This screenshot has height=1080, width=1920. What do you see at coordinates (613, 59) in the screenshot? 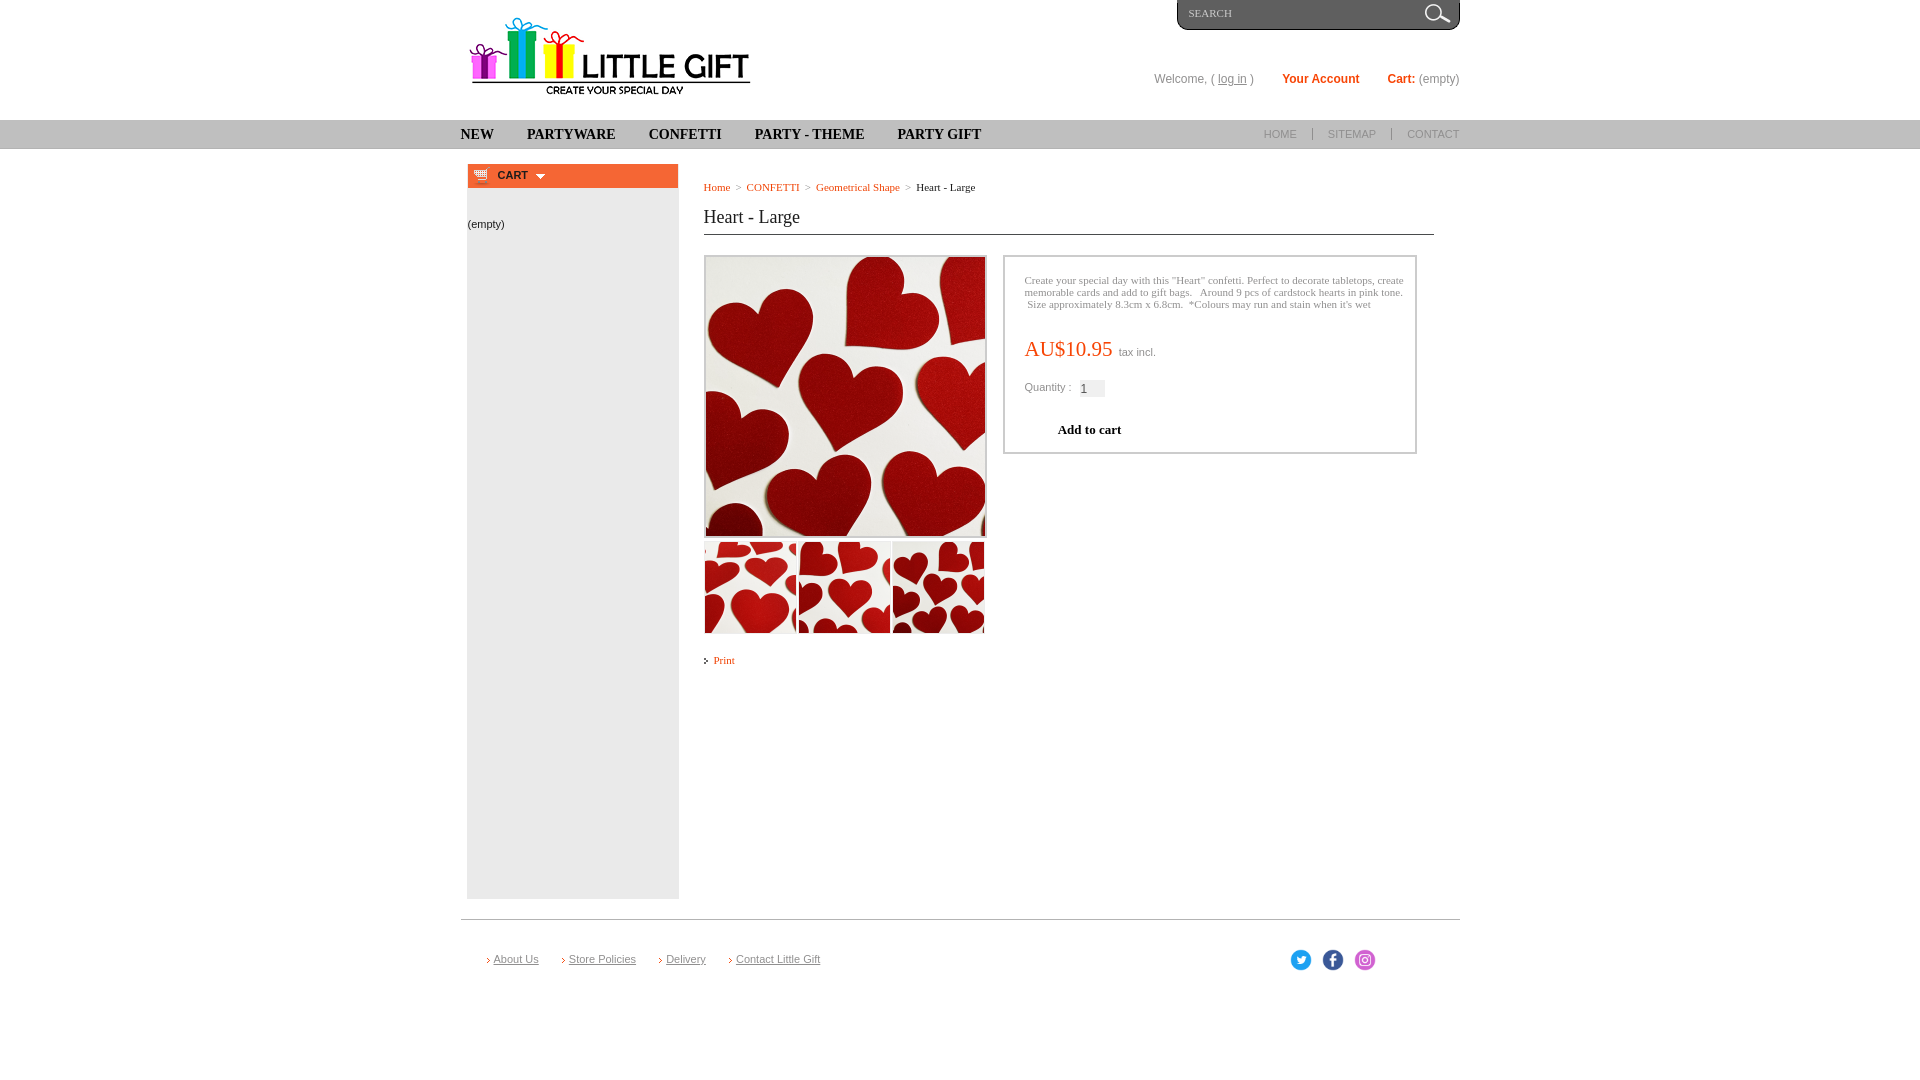
I see `'Little Gift'` at bounding box center [613, 59].